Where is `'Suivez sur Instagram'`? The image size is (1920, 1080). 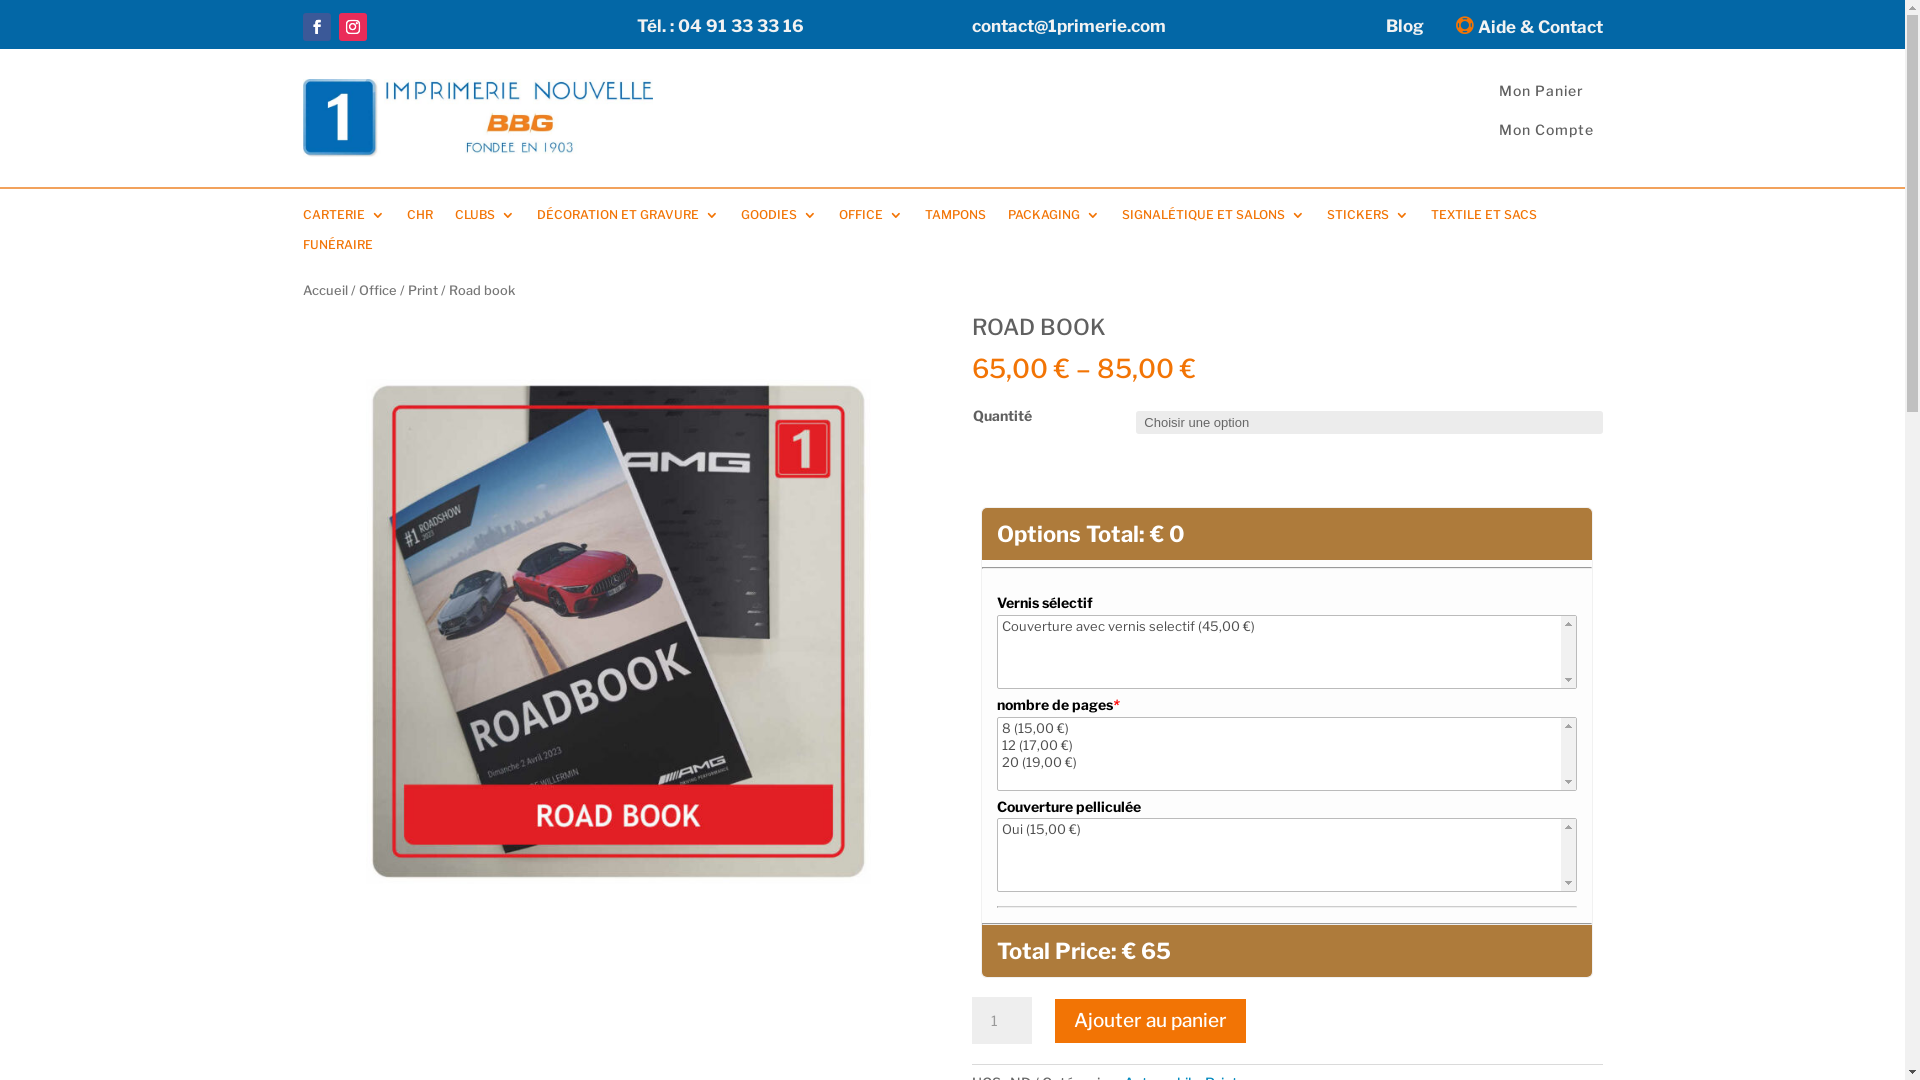 'Suivez sur Instagram' is located at coordinates (351, 27).